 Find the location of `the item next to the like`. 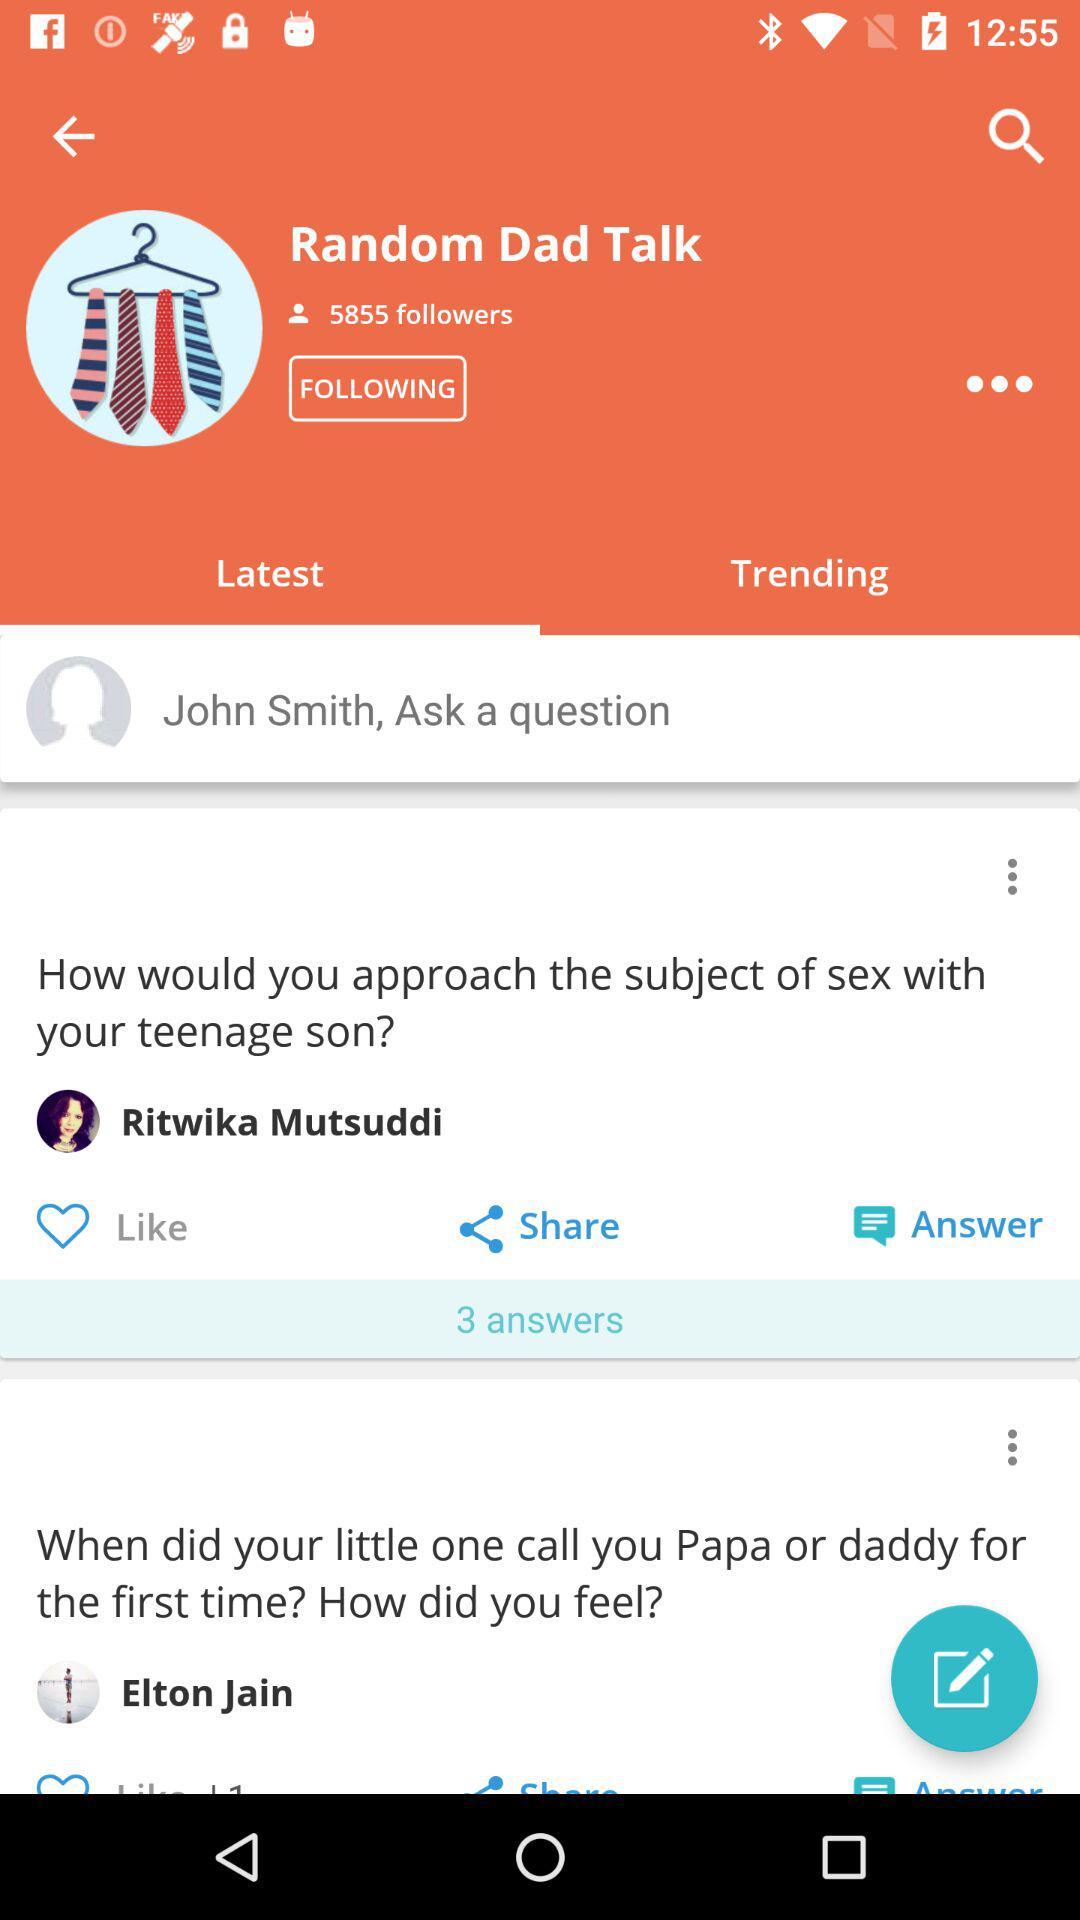

the item next to the like is located at coordinates (227, 1783).